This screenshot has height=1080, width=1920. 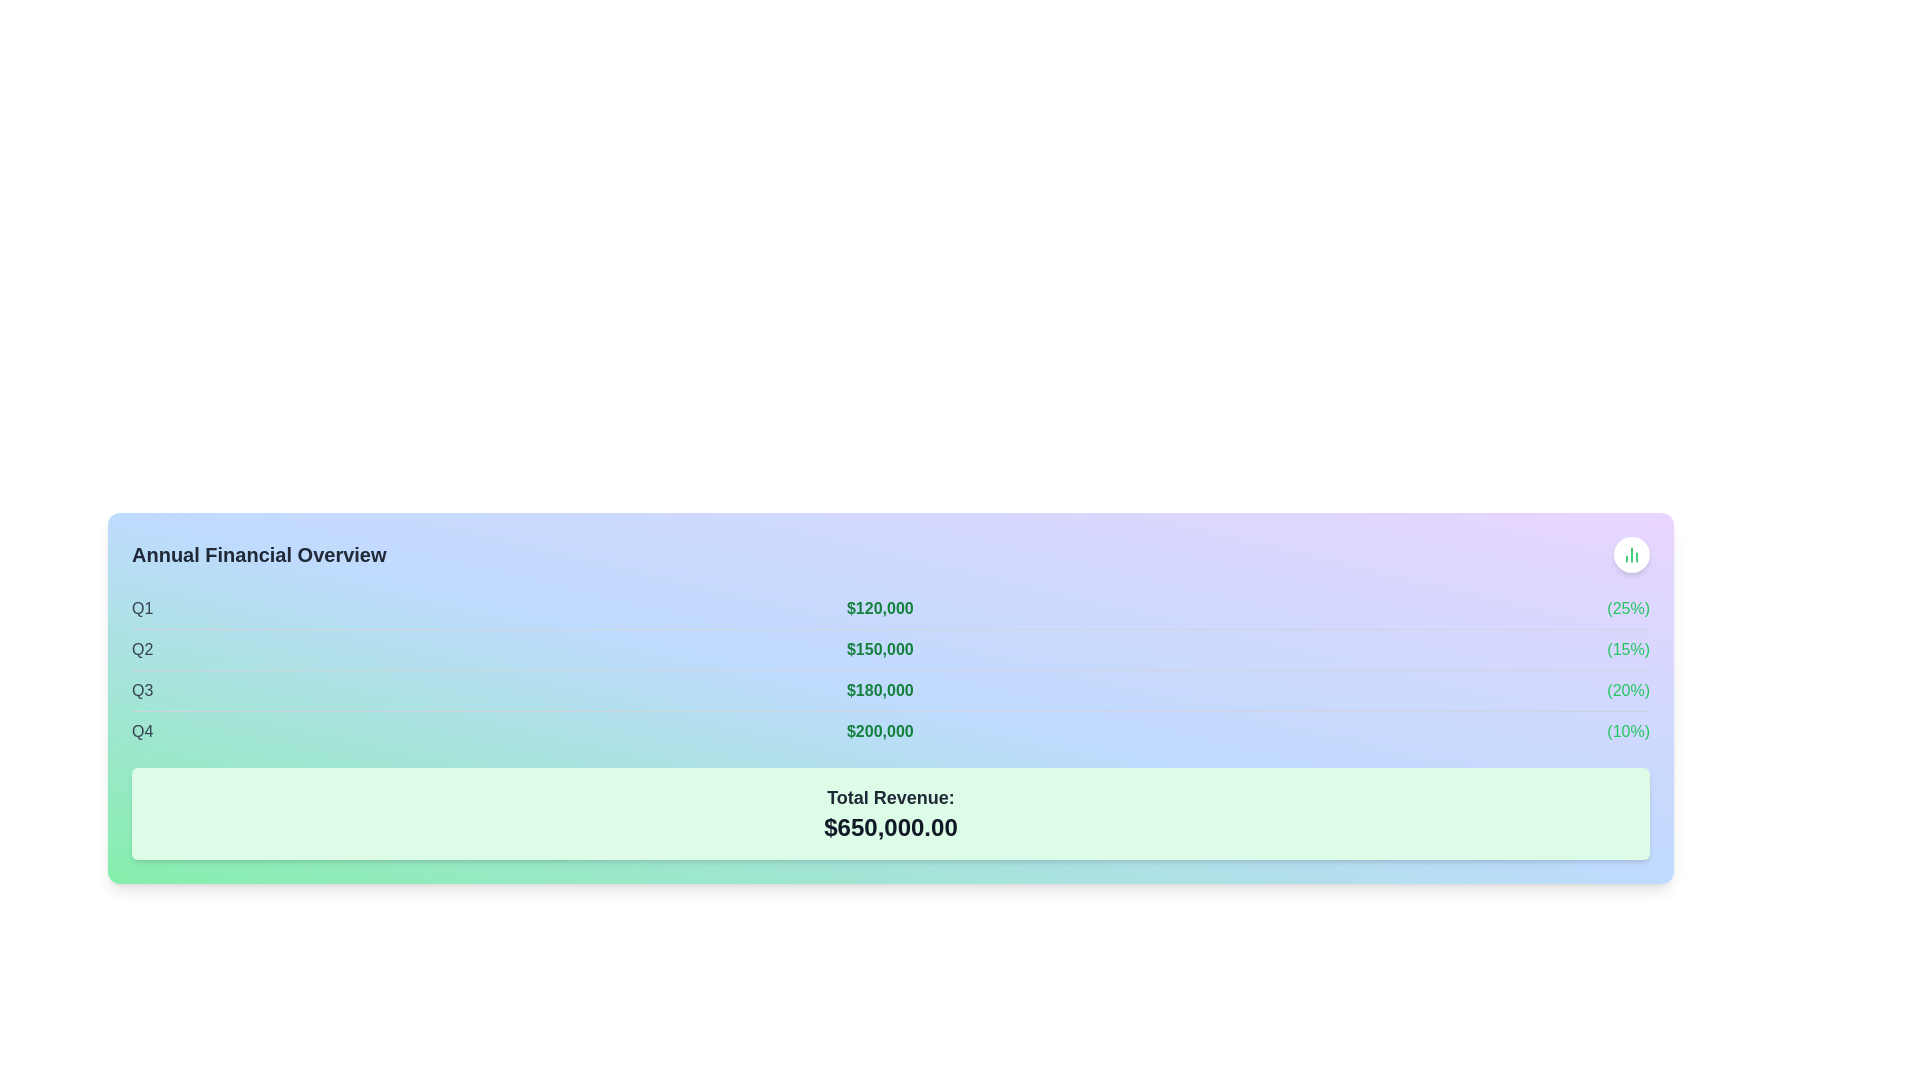 I want to click on the first informative data row representing the financial details of the first quarter, which includes the quarter name, amount, and percentage change, so click(x=890, y=608).